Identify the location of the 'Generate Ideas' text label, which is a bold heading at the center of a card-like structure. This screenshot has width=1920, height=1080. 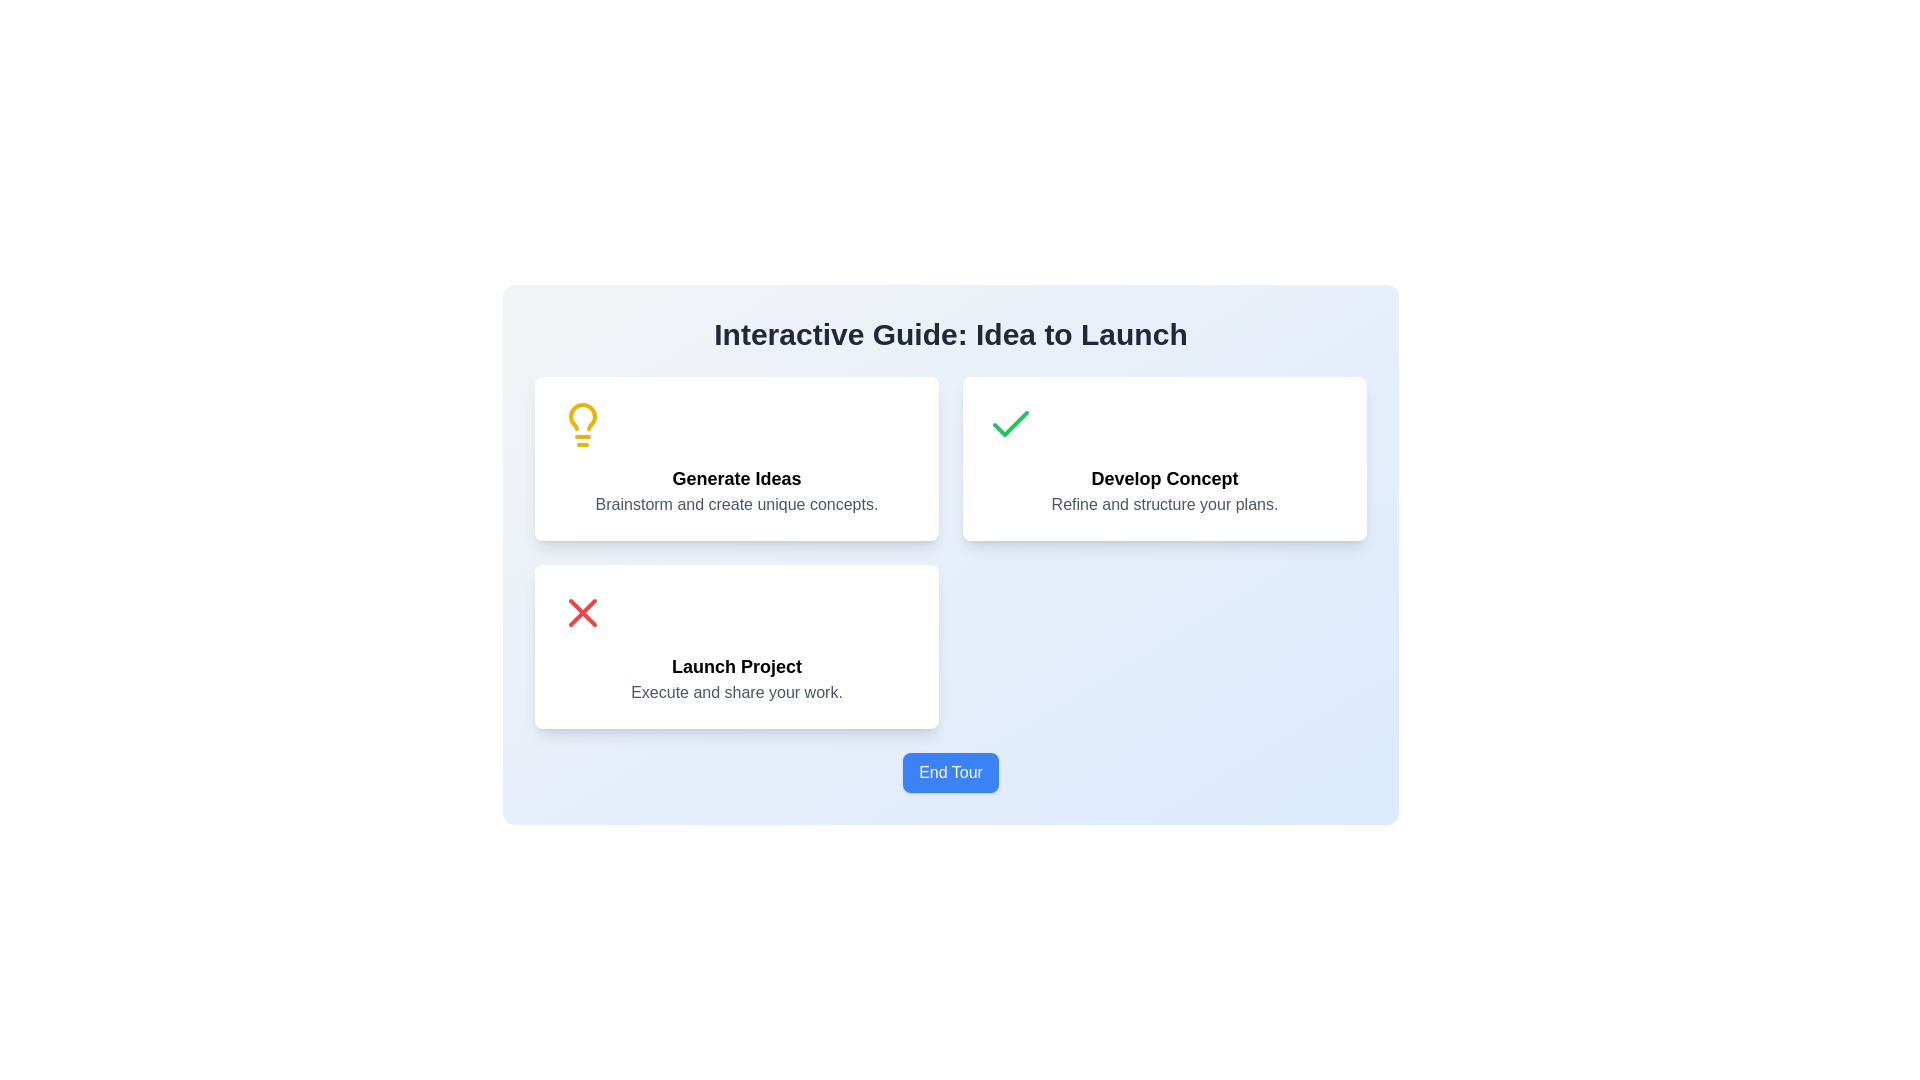
(736, 478).